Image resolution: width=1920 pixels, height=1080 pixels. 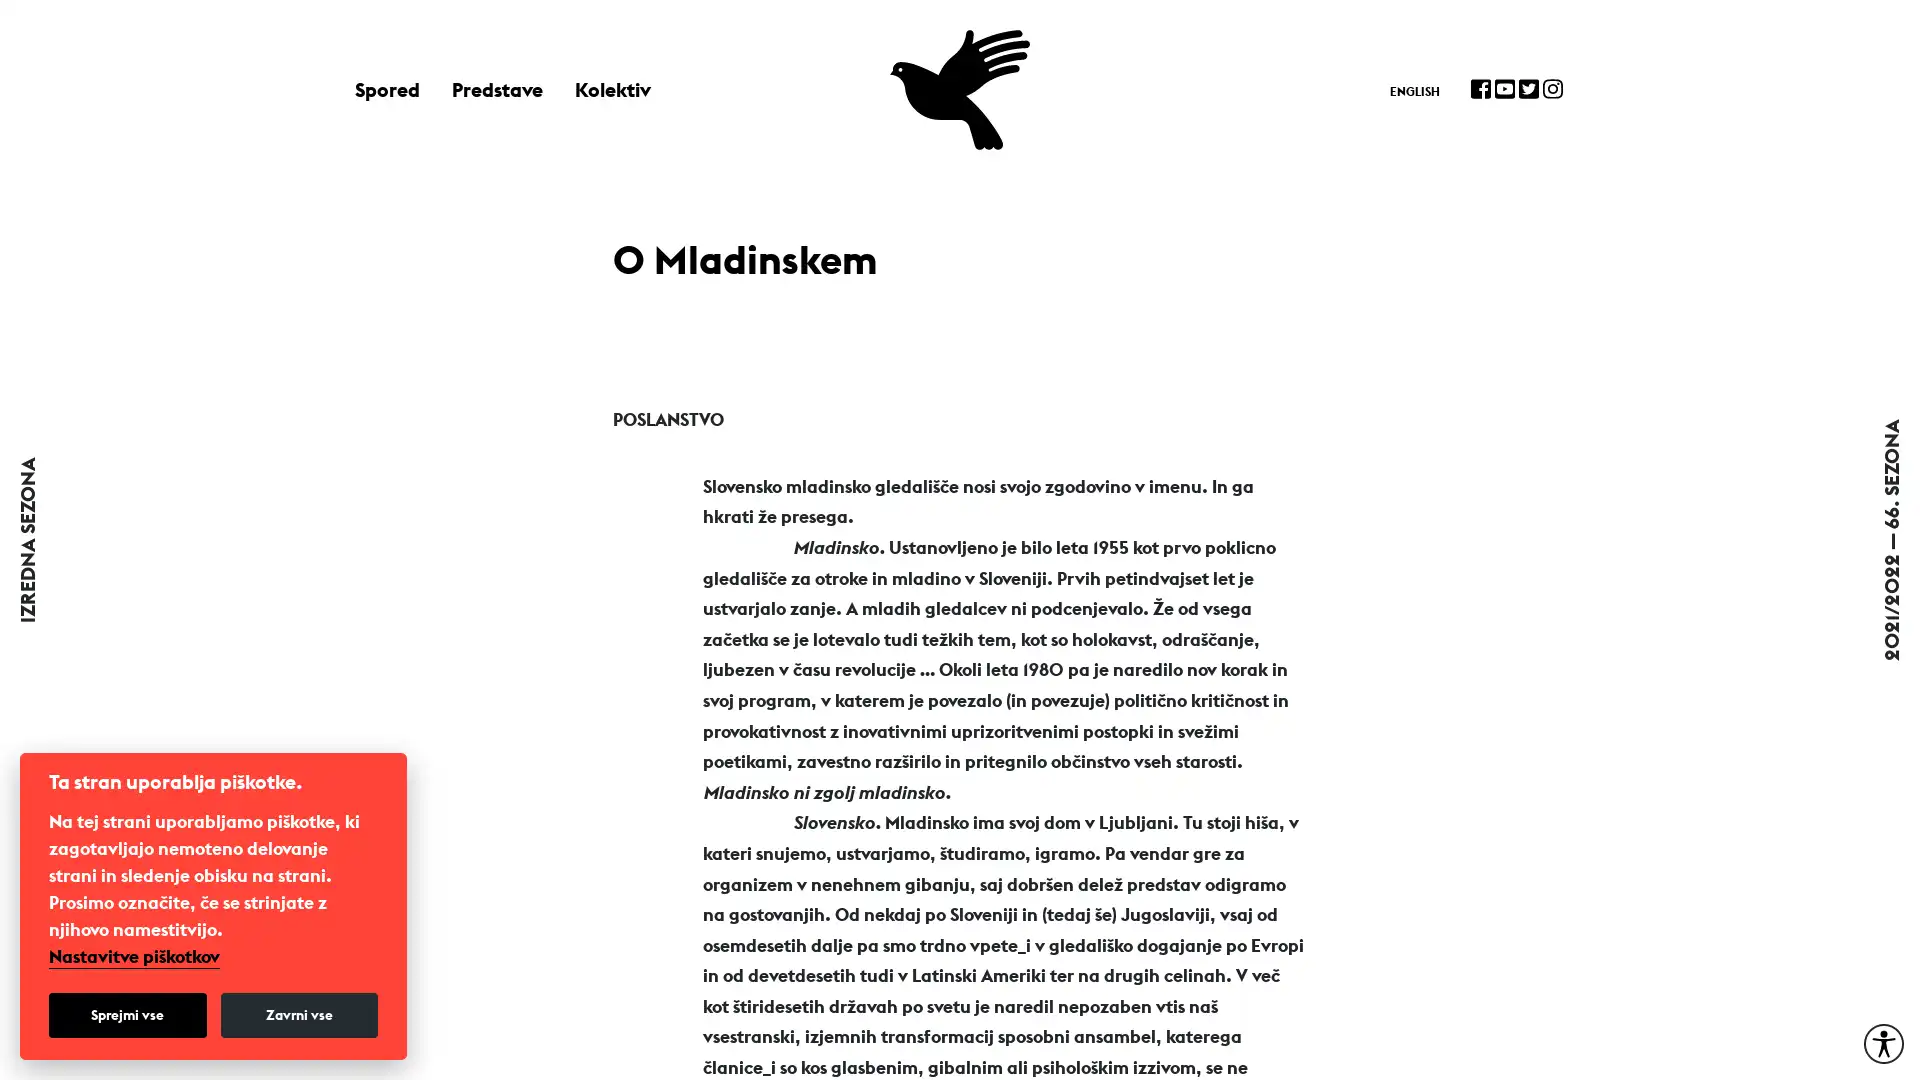 What do you see at coordinates (1882, 1043) in the screenshot?
I see `Moznosti za dostopnost` at bounding box center [1882, 1043].